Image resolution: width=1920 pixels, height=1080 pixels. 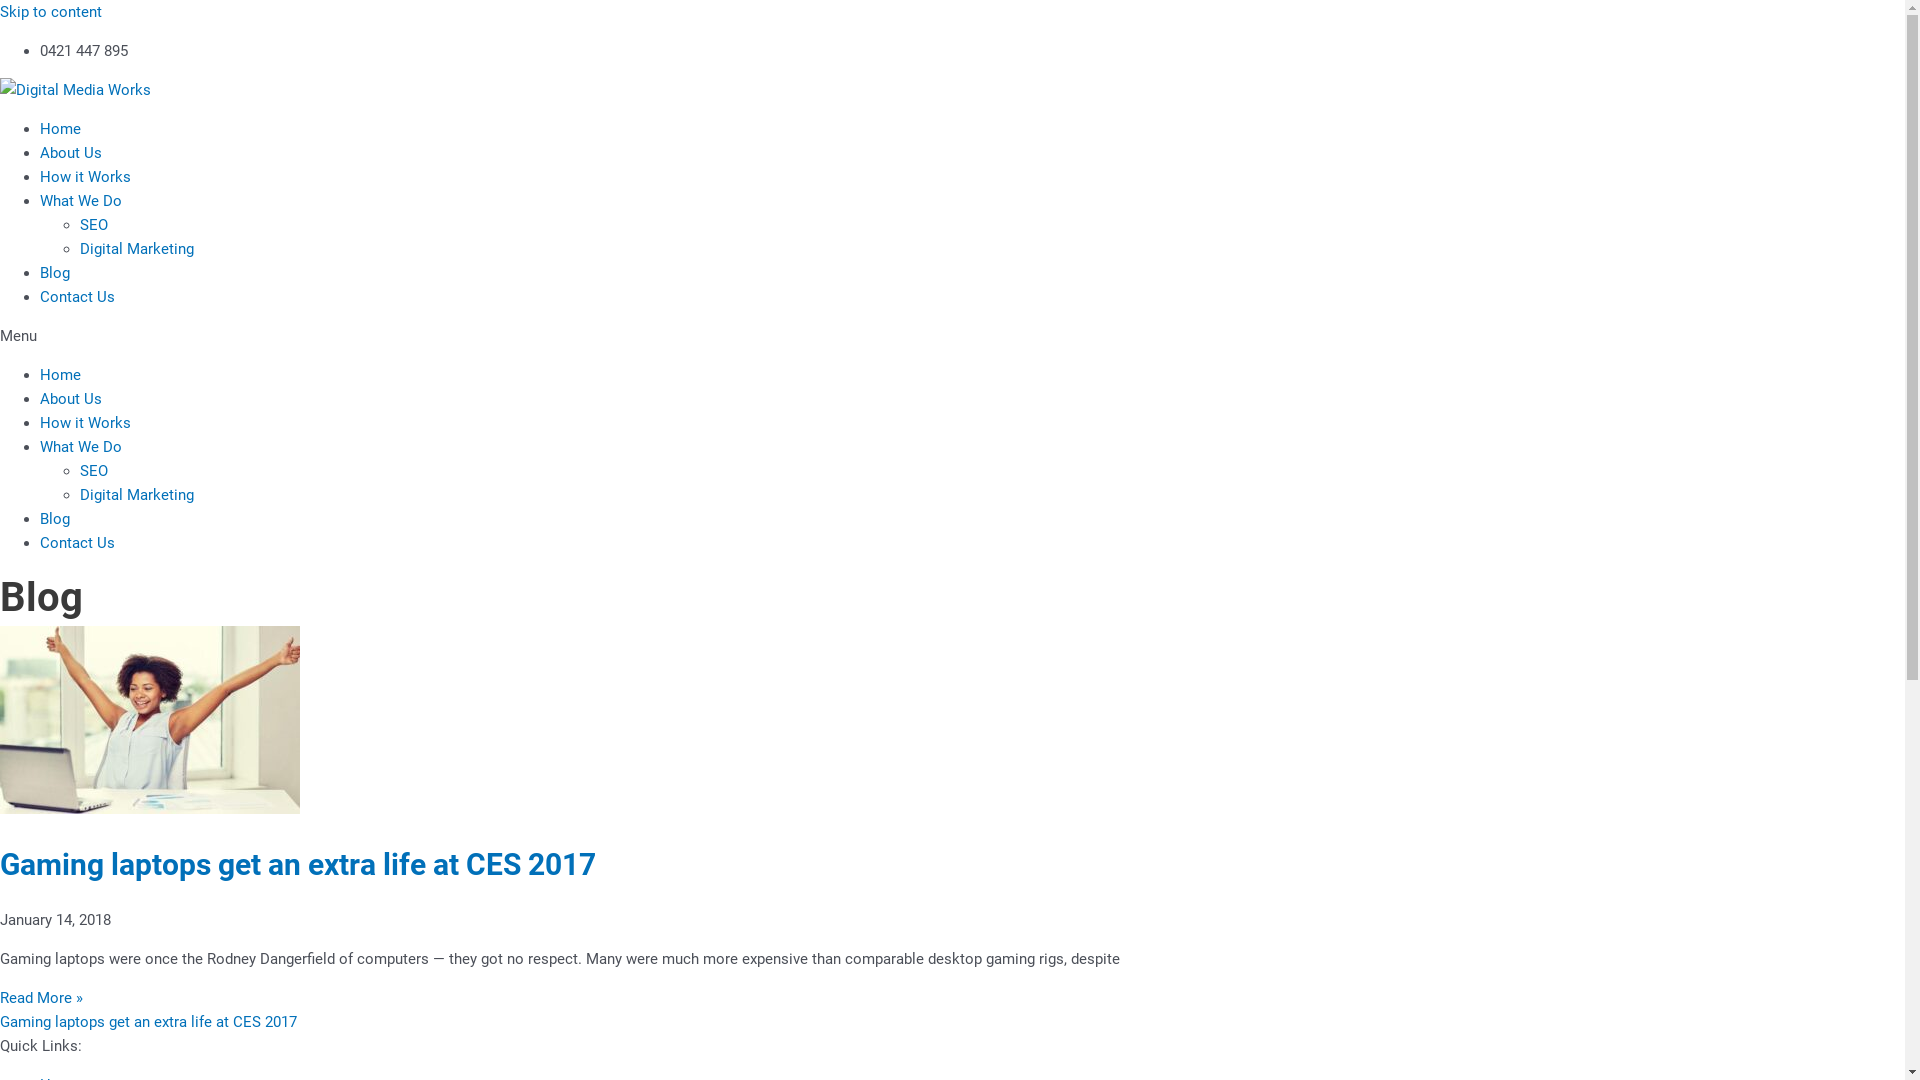 I want to click on 'Digital Marketing', so click(x=136, y=494).